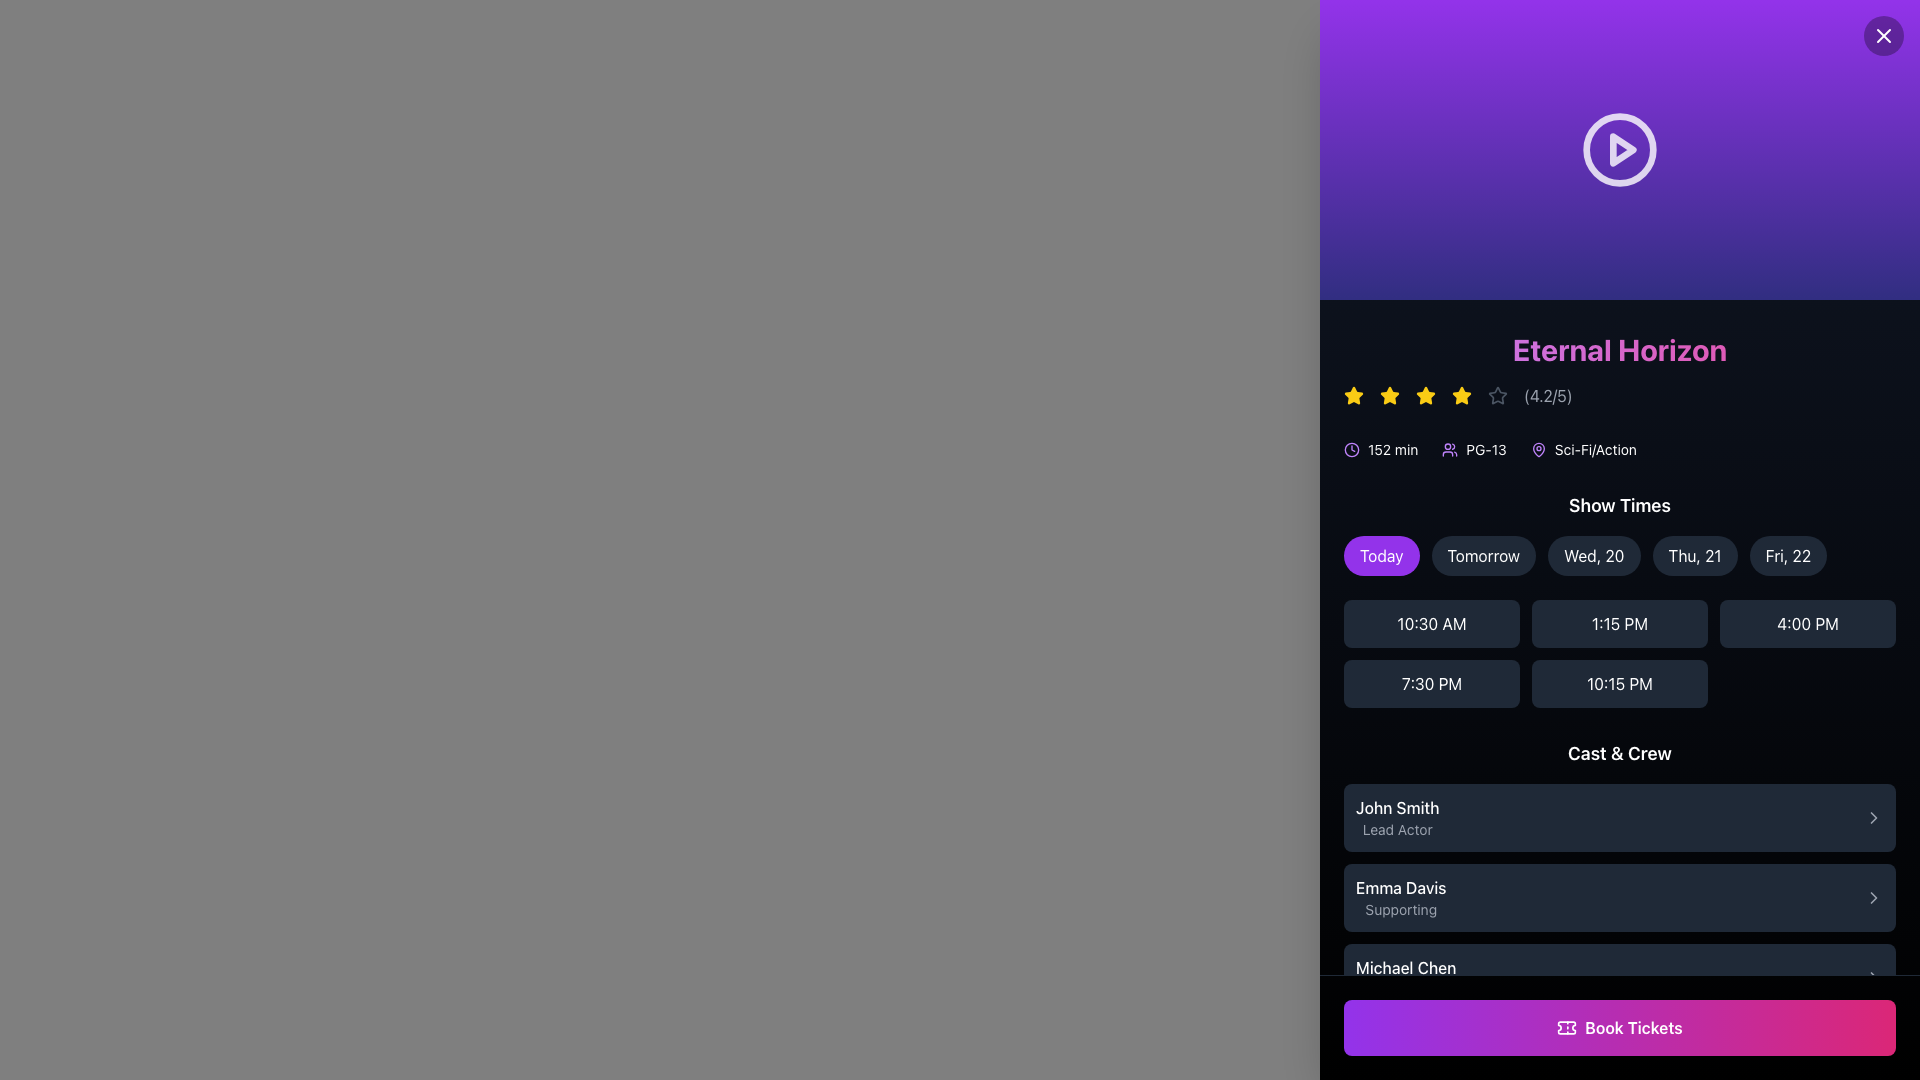  Describe the element at coordinates (1396, 817) in the screenshot. I see `the 'Cast & Crew' section's first item, which displays the title and role of the cast member` at that location.